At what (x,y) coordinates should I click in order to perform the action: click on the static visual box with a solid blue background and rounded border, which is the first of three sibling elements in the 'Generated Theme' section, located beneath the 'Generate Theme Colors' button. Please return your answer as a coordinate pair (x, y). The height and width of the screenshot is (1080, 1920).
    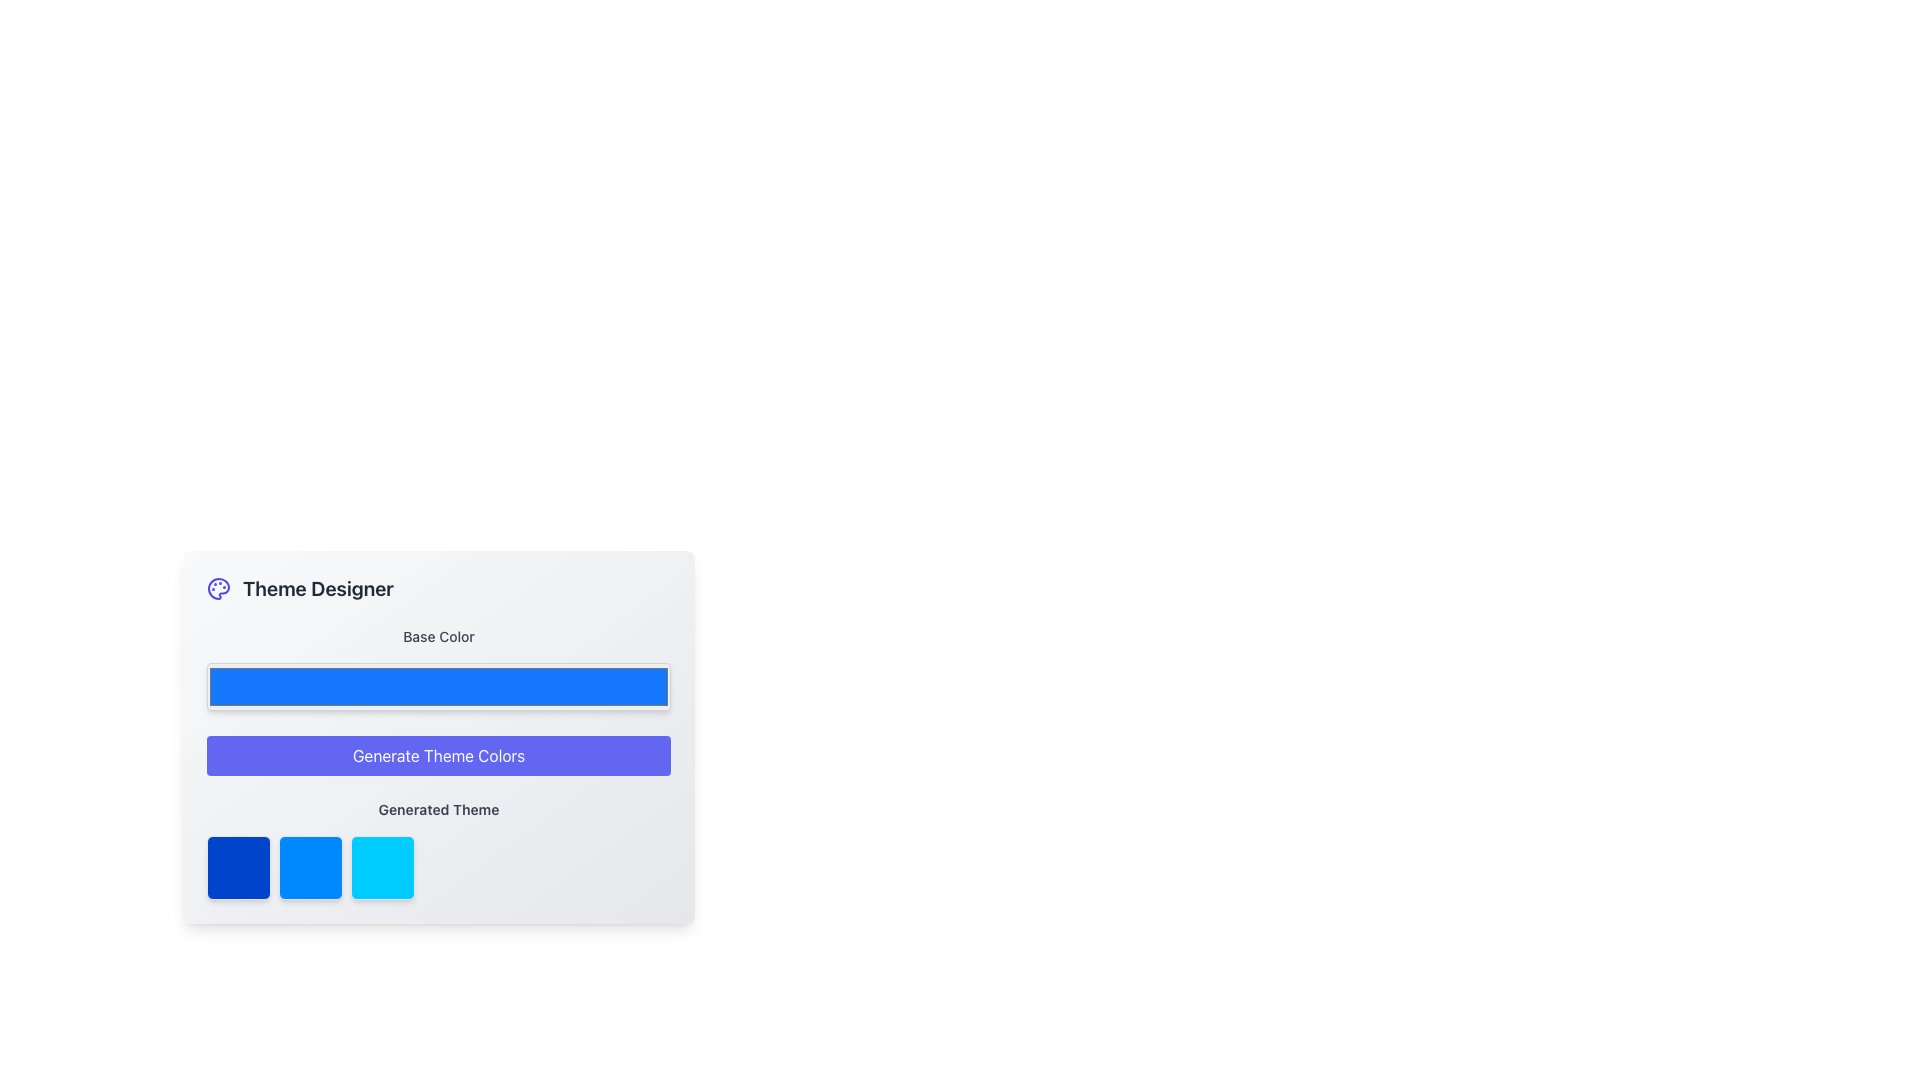
    Looking at the image, I should click on (239, 866).